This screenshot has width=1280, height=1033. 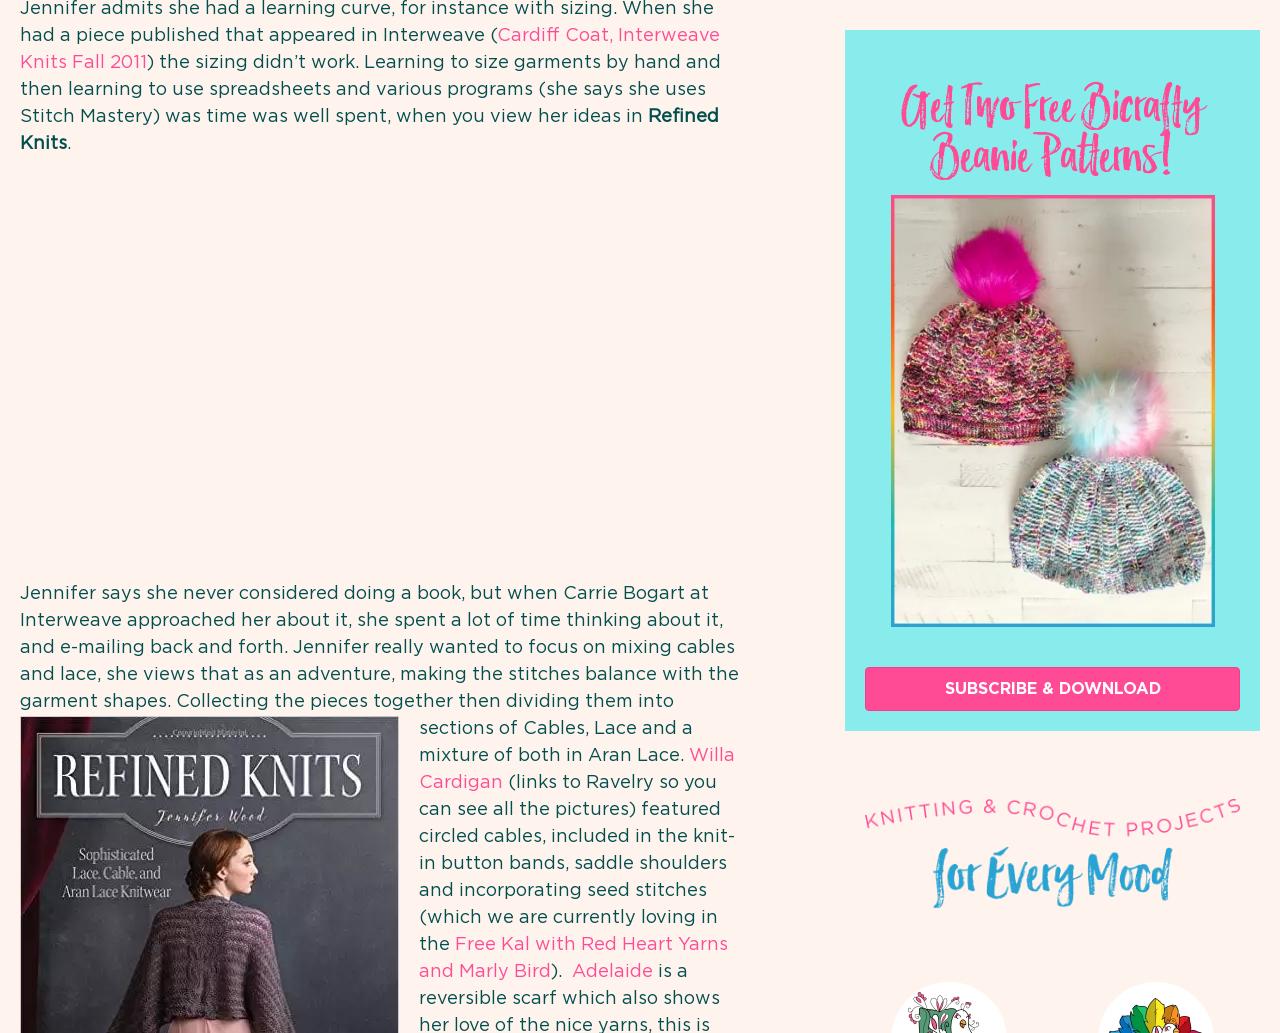 What do you see at coordinates (572, 957) in the screenshot?
I see `'Free Kal with Red Heart Yarns and Marly Bird'` at bounding box center [572, 957].